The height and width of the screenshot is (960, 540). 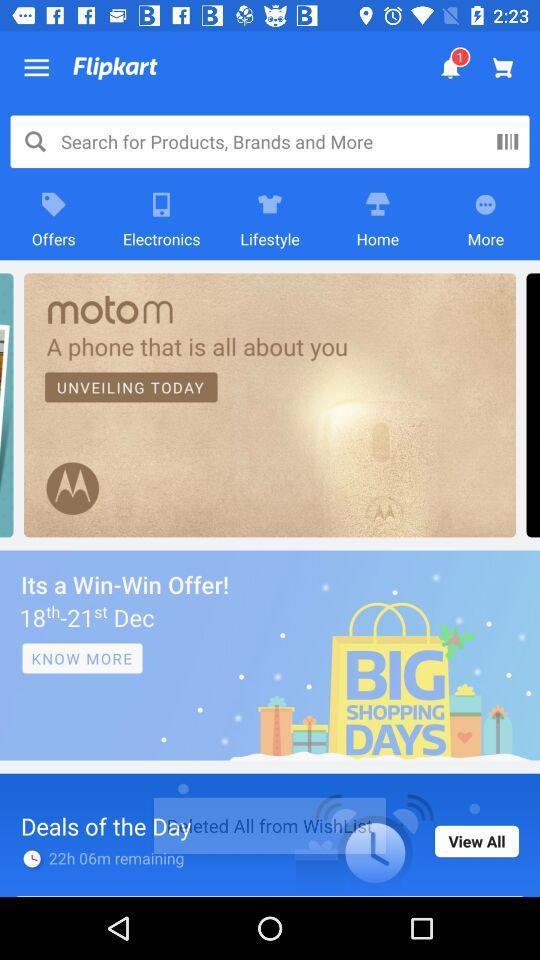 I want to click on the pause icon, so click(x=507, y=140).